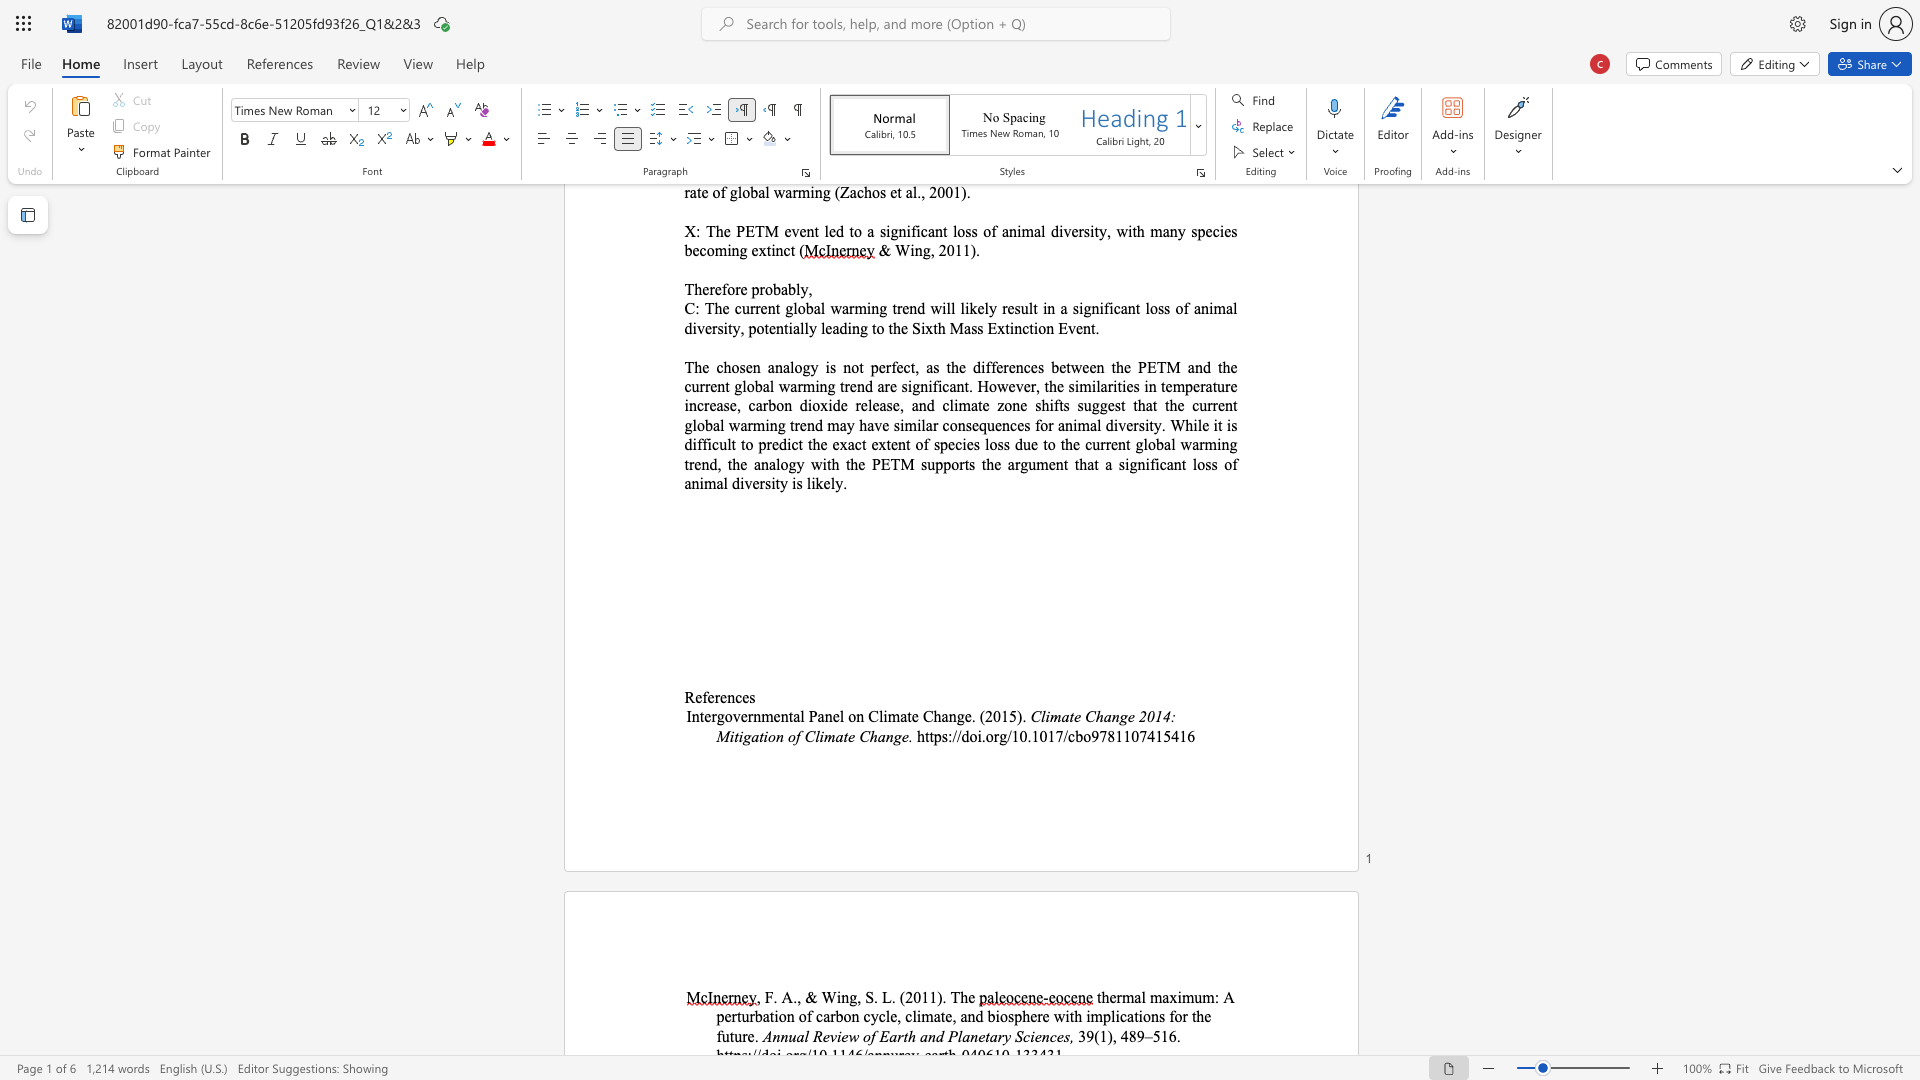 The height and width of the screenshot is (1080, 1920). What do you see at coordinates (795, 715) in the screenshot?
I see `the 1th character "a" in the text` at bounding box center [795, 715].